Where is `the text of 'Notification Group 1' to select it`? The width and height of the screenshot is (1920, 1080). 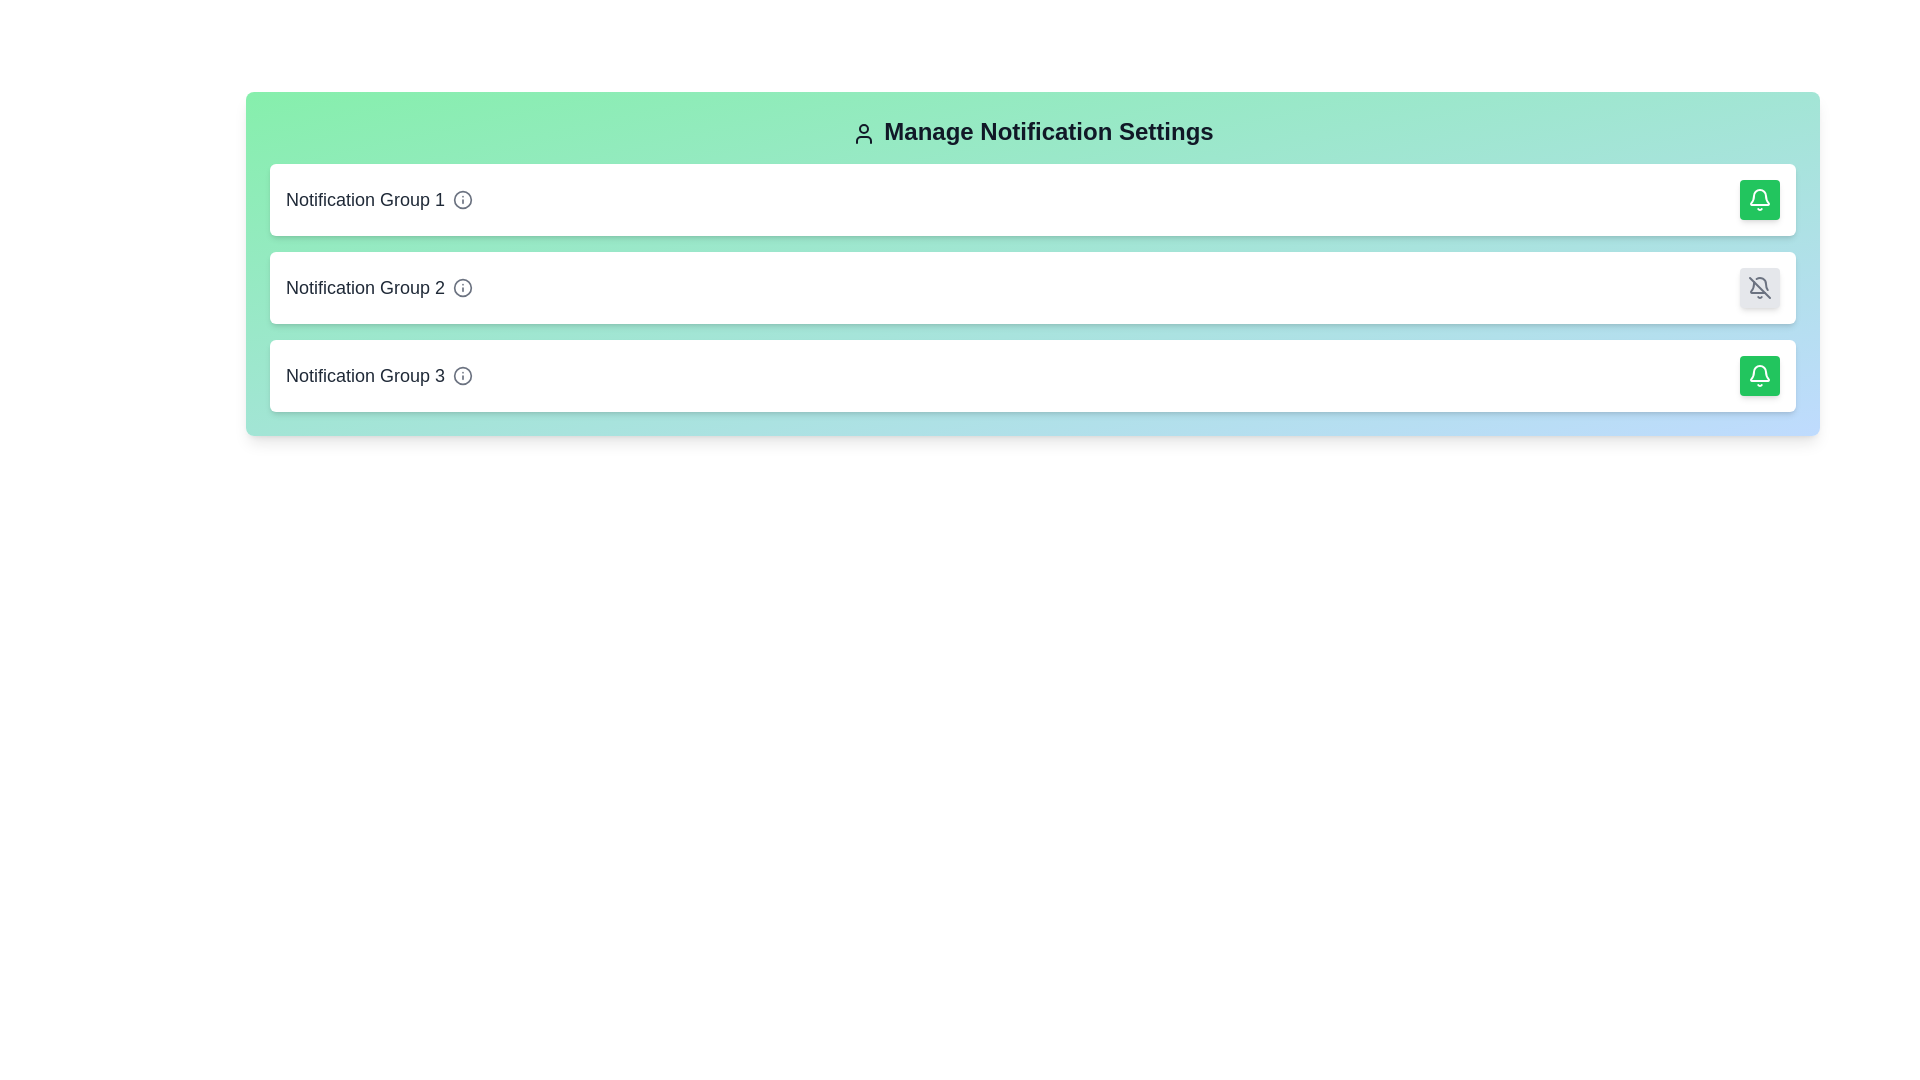 the text of 'Notification Group 1' to select it is located at coordinates (365, 200).